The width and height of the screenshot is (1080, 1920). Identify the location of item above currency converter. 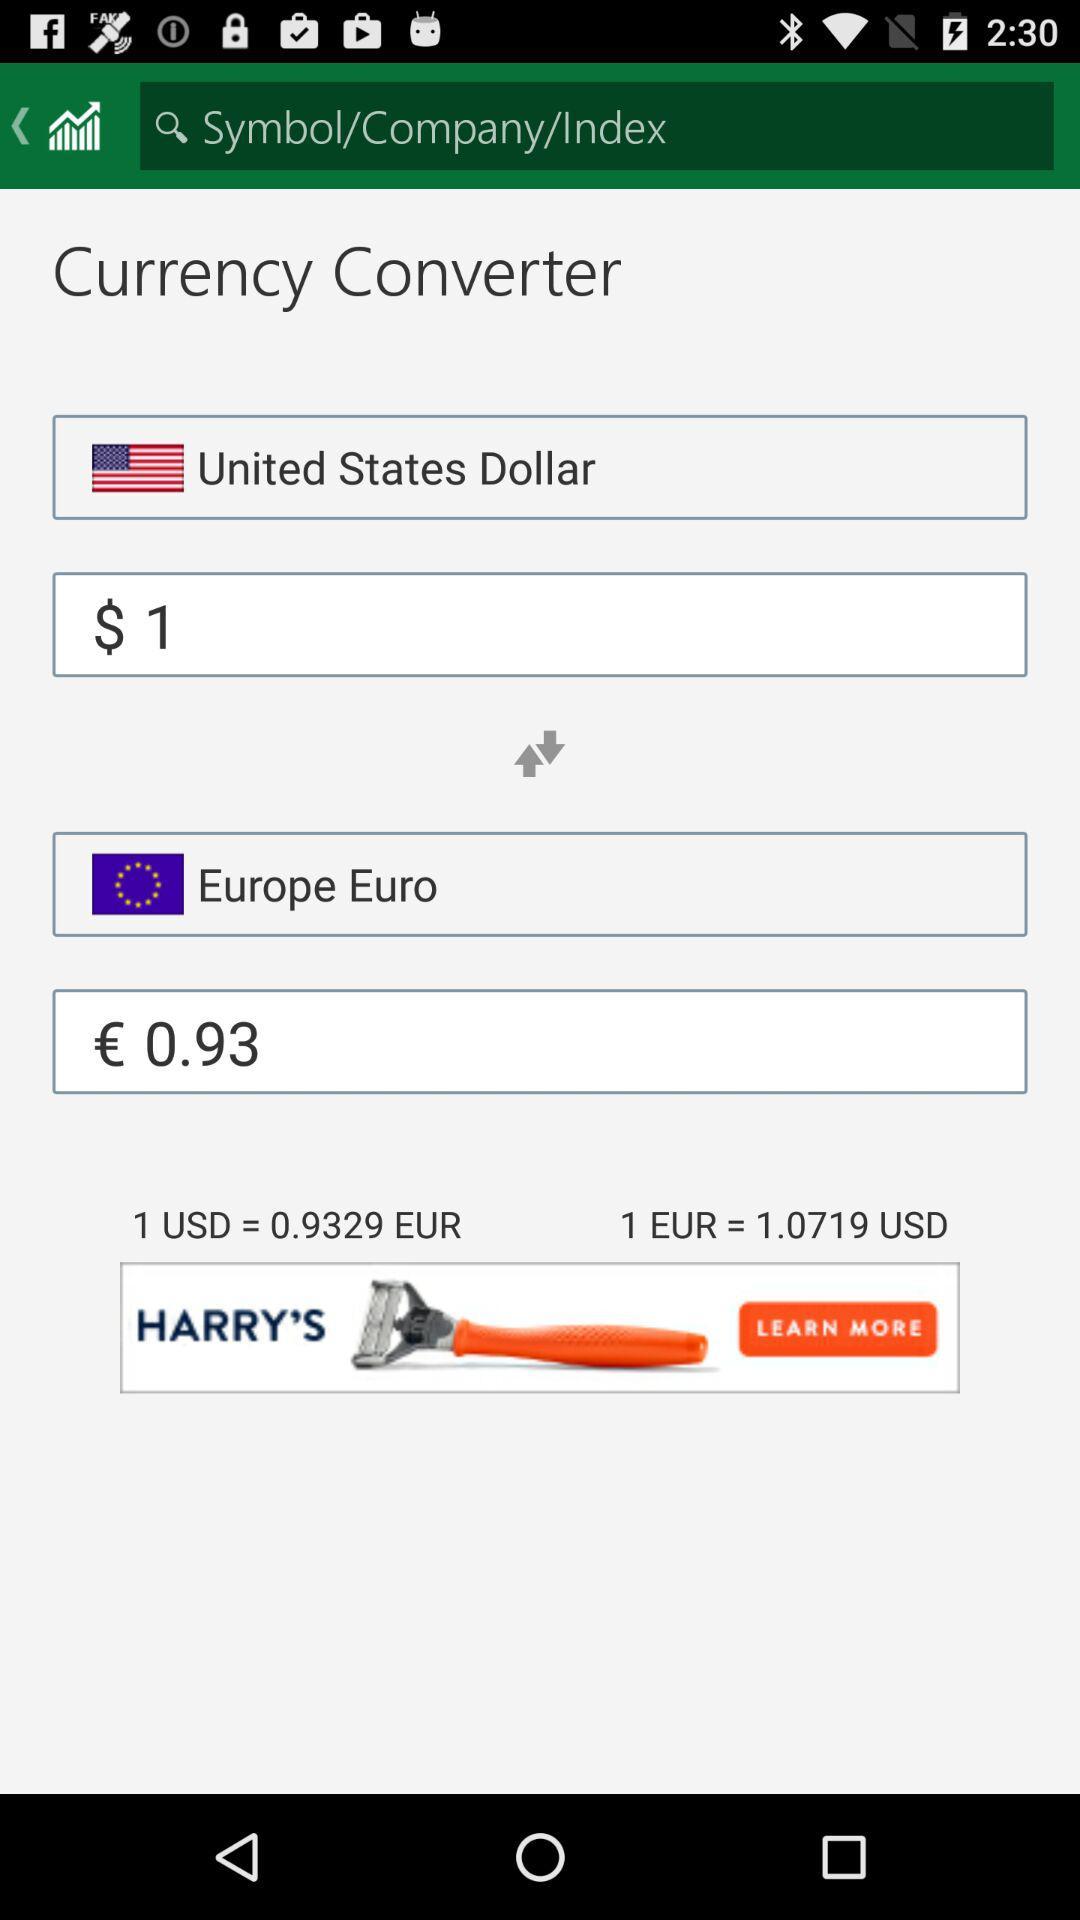
(596, 124).